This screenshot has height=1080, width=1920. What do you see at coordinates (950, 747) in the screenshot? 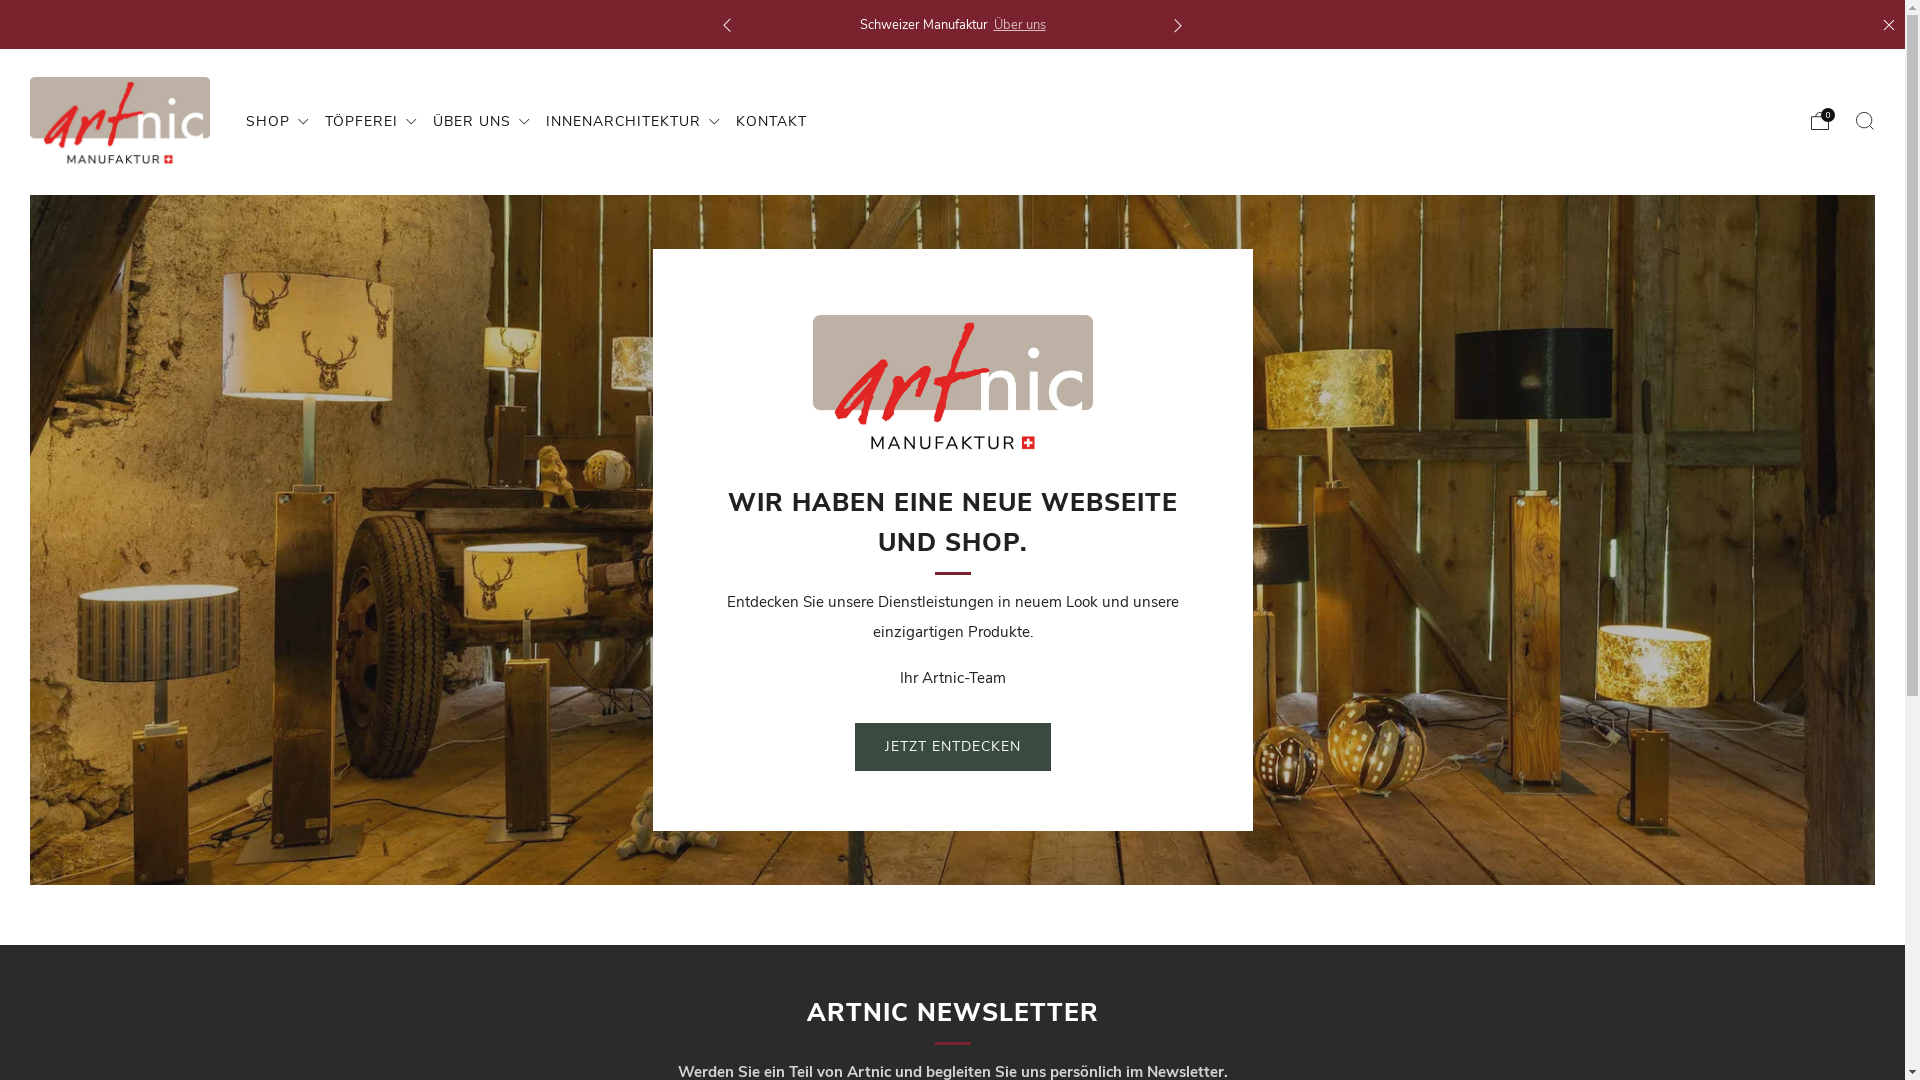
I see `'JETZT ENTDECKEN'` at bounding box center [950, 747].